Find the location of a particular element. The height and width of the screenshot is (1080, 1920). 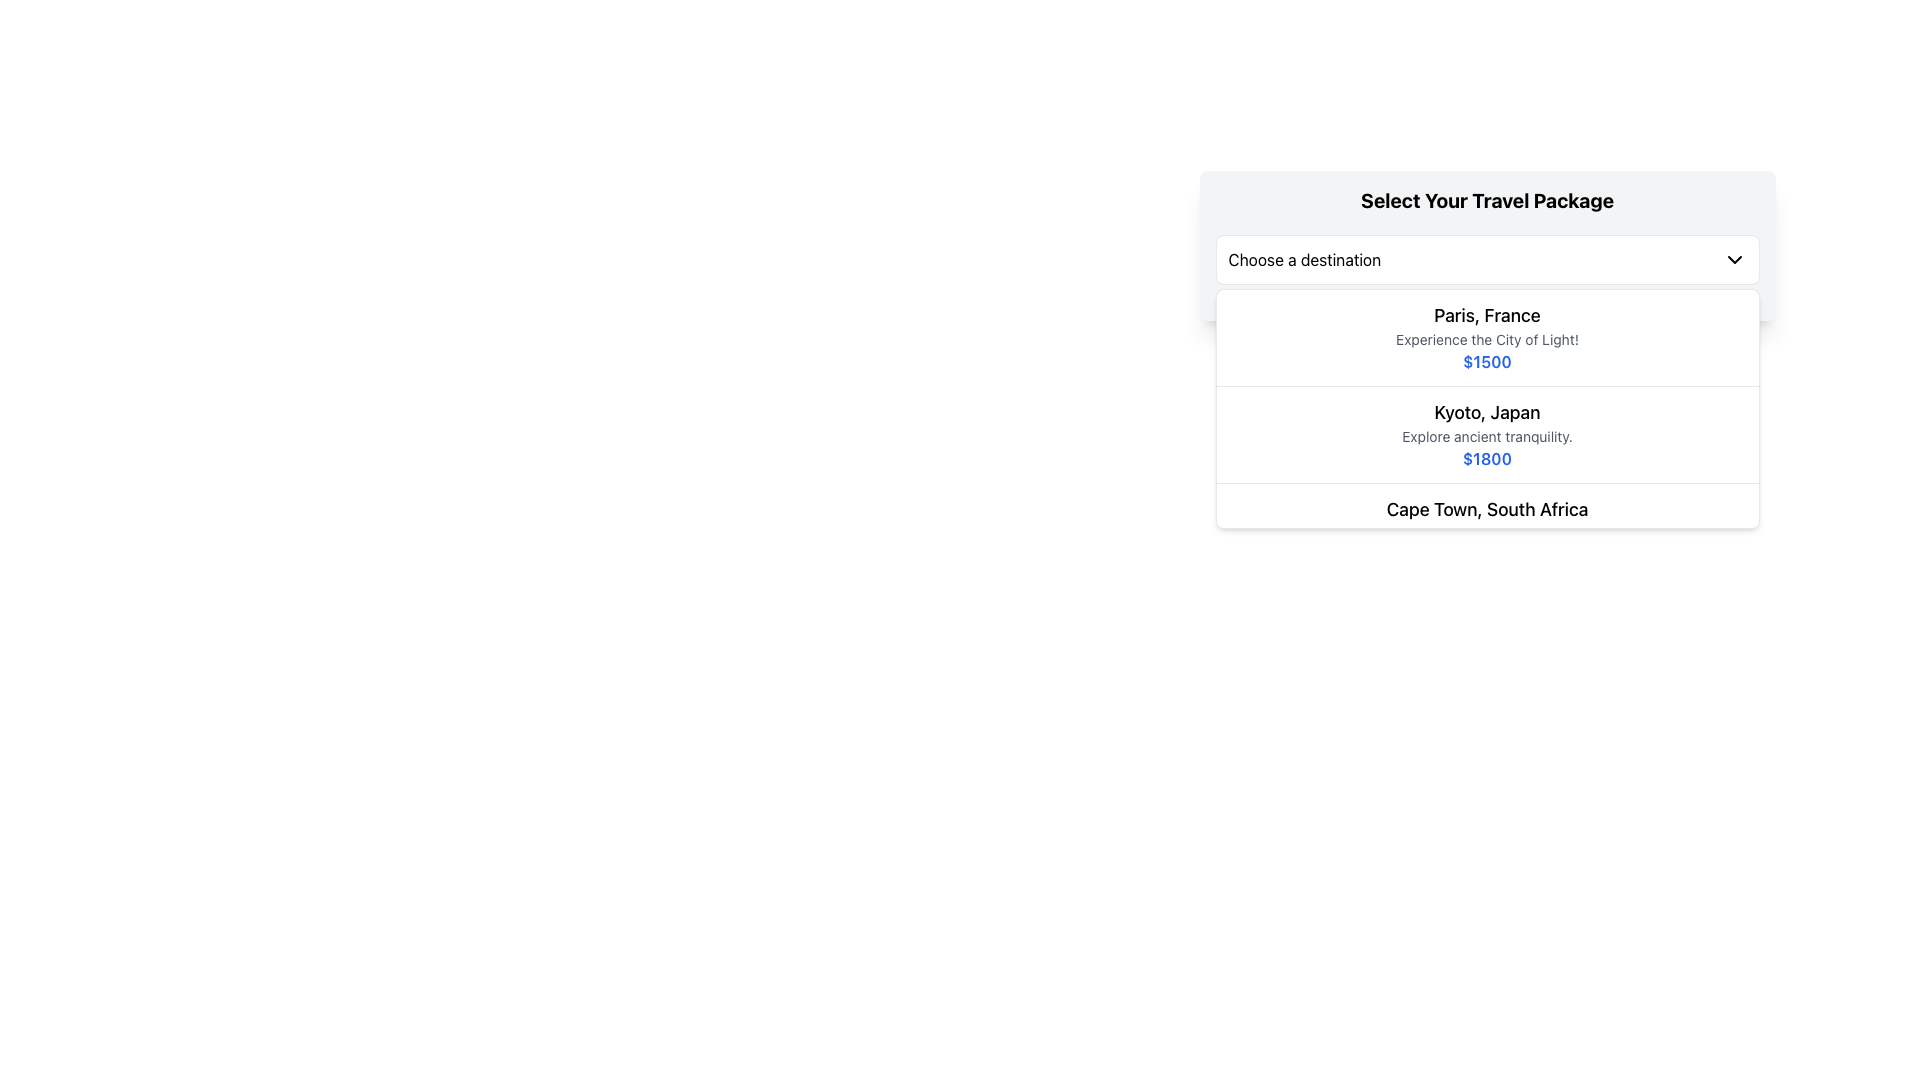

the list item labeled 'Cape Town, South Africa' is located at coordinates (1487, 531).